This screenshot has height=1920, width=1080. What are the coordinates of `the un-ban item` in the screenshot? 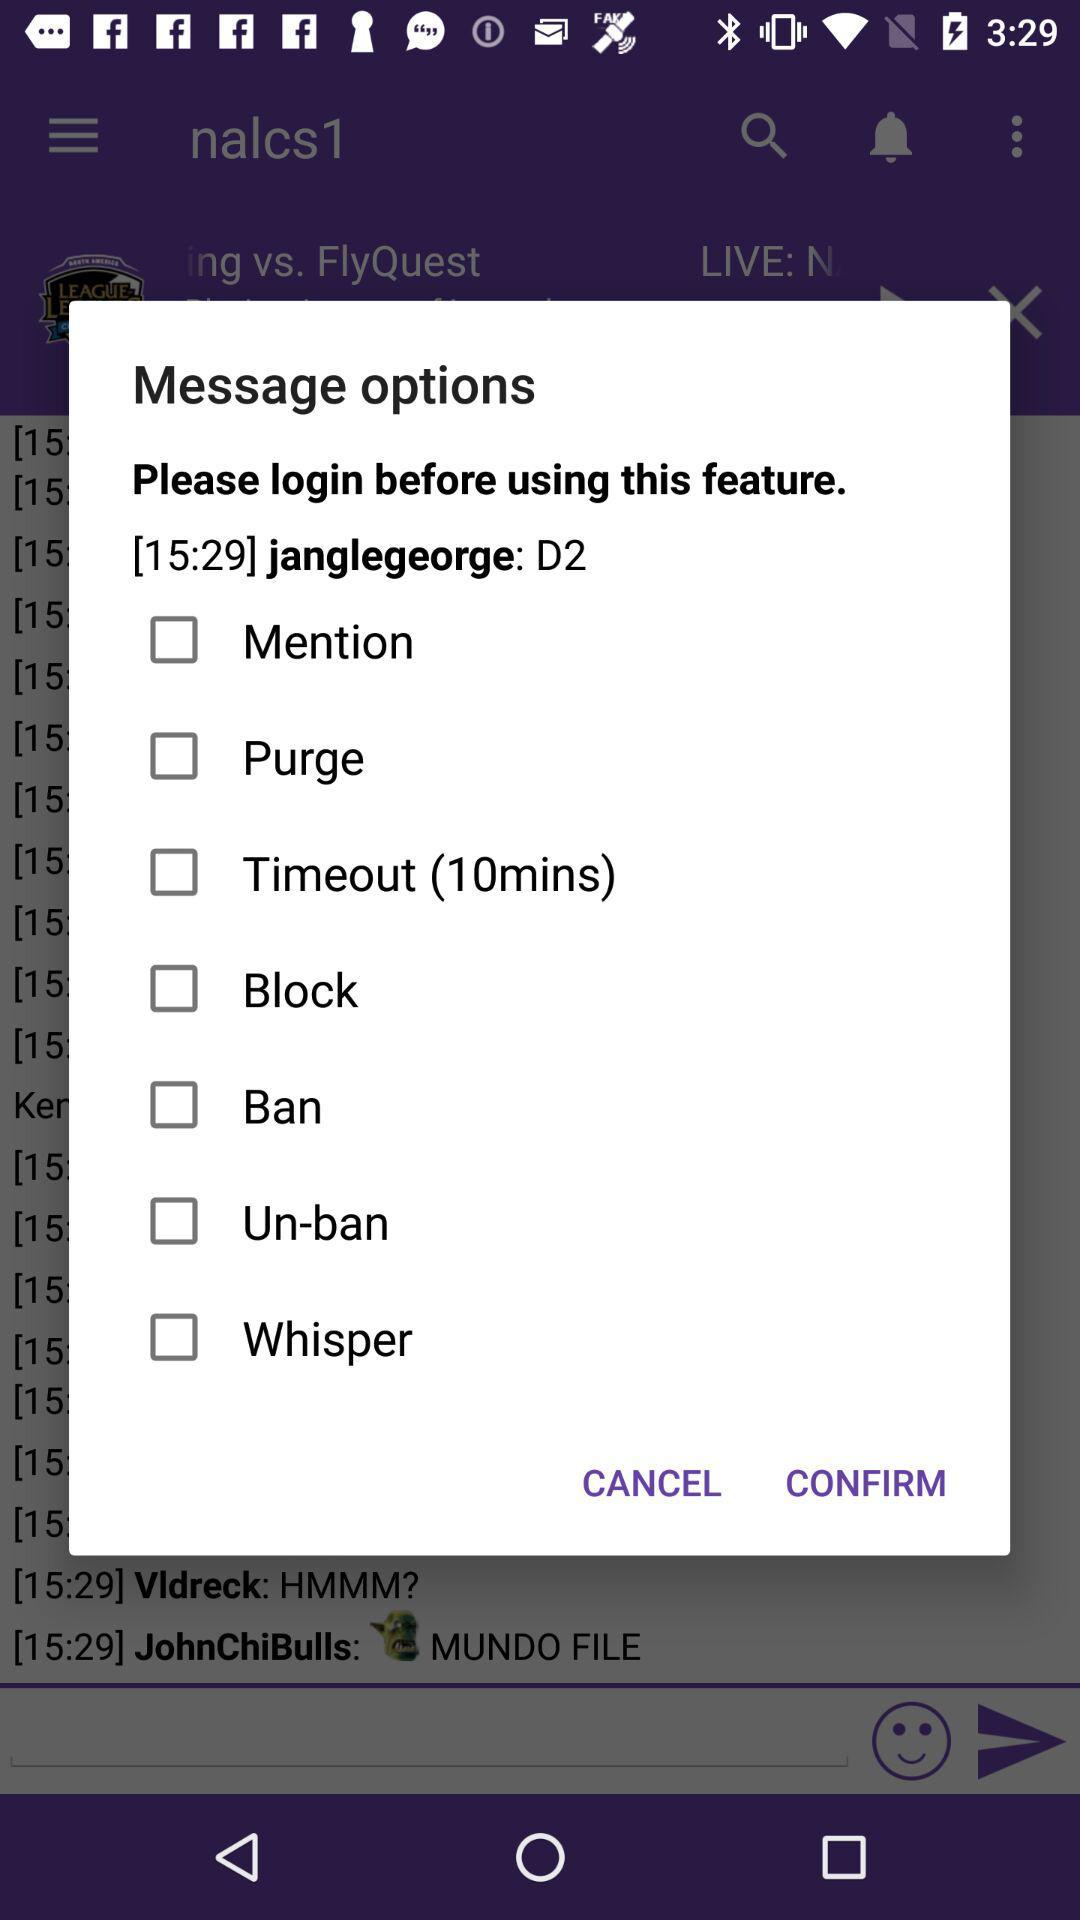 It's located at (538, 1220).